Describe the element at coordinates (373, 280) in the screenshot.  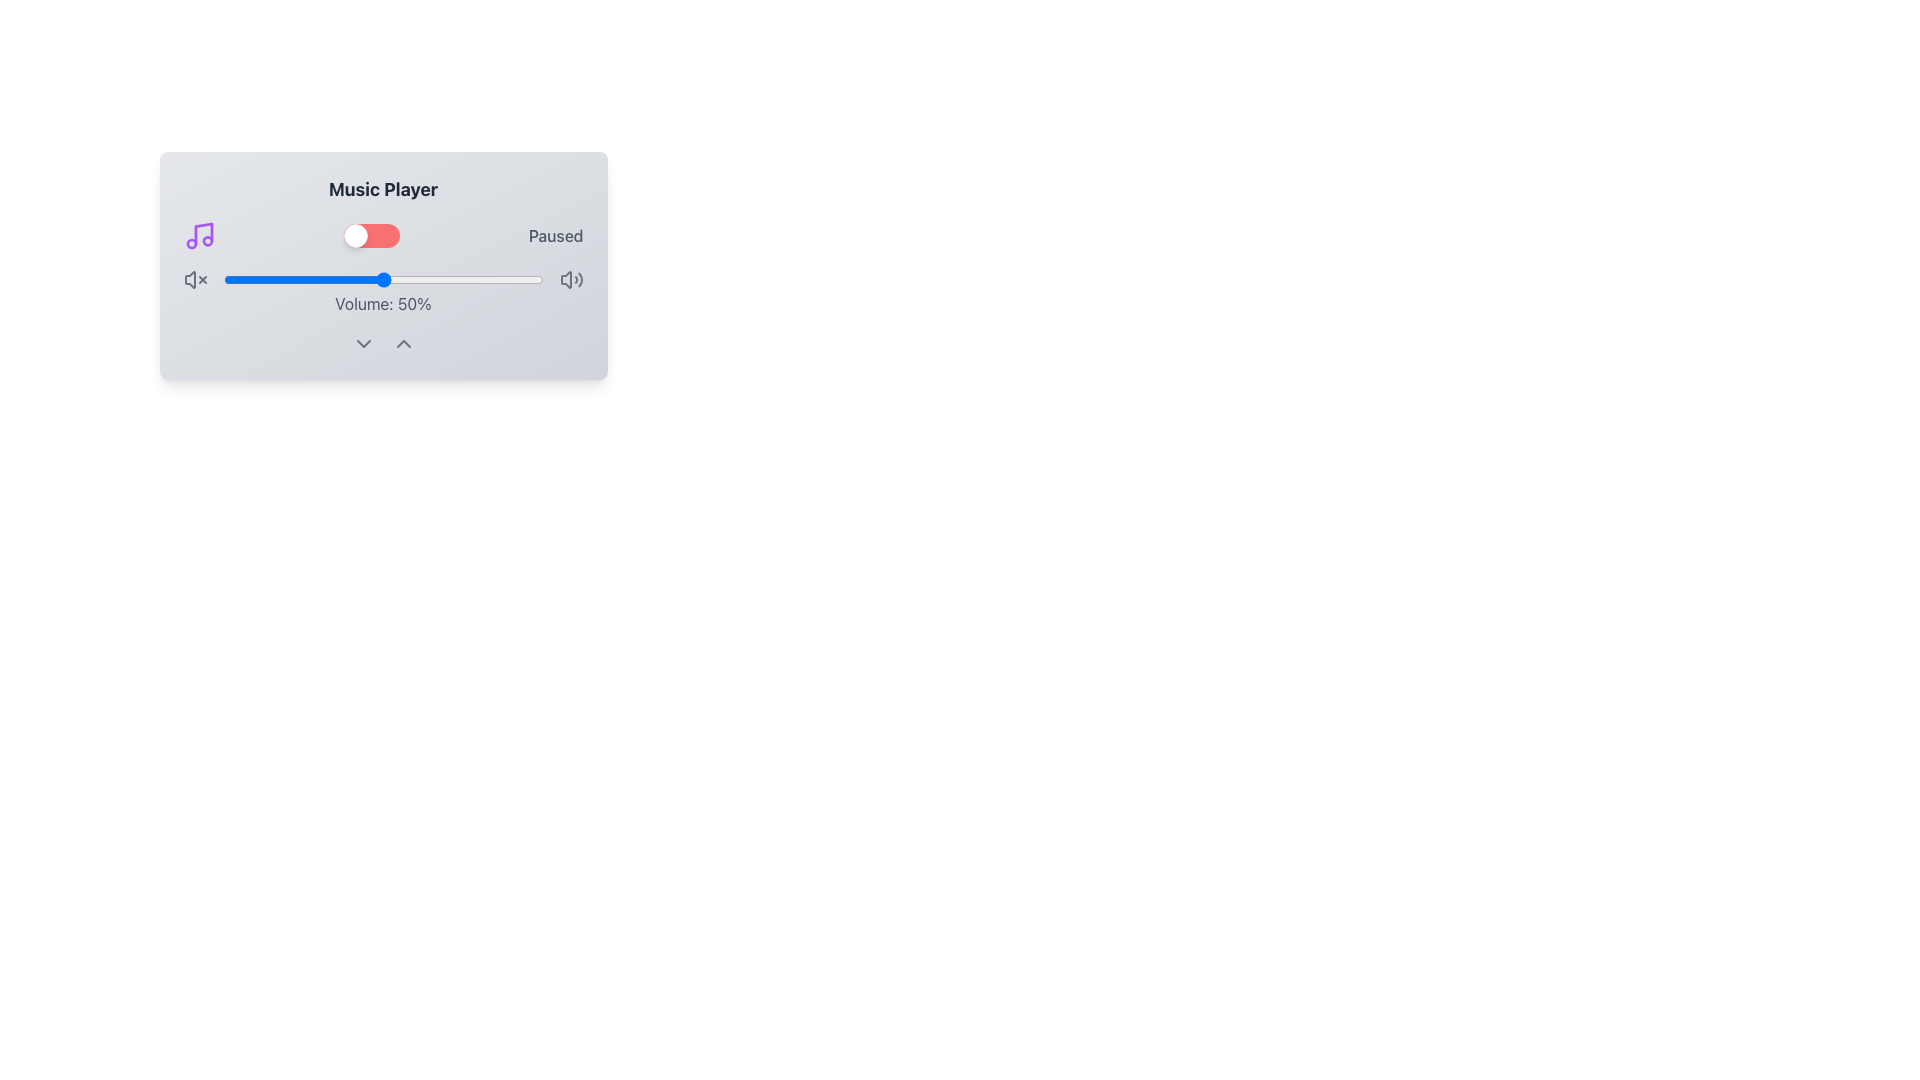
I see `volume` at that location.